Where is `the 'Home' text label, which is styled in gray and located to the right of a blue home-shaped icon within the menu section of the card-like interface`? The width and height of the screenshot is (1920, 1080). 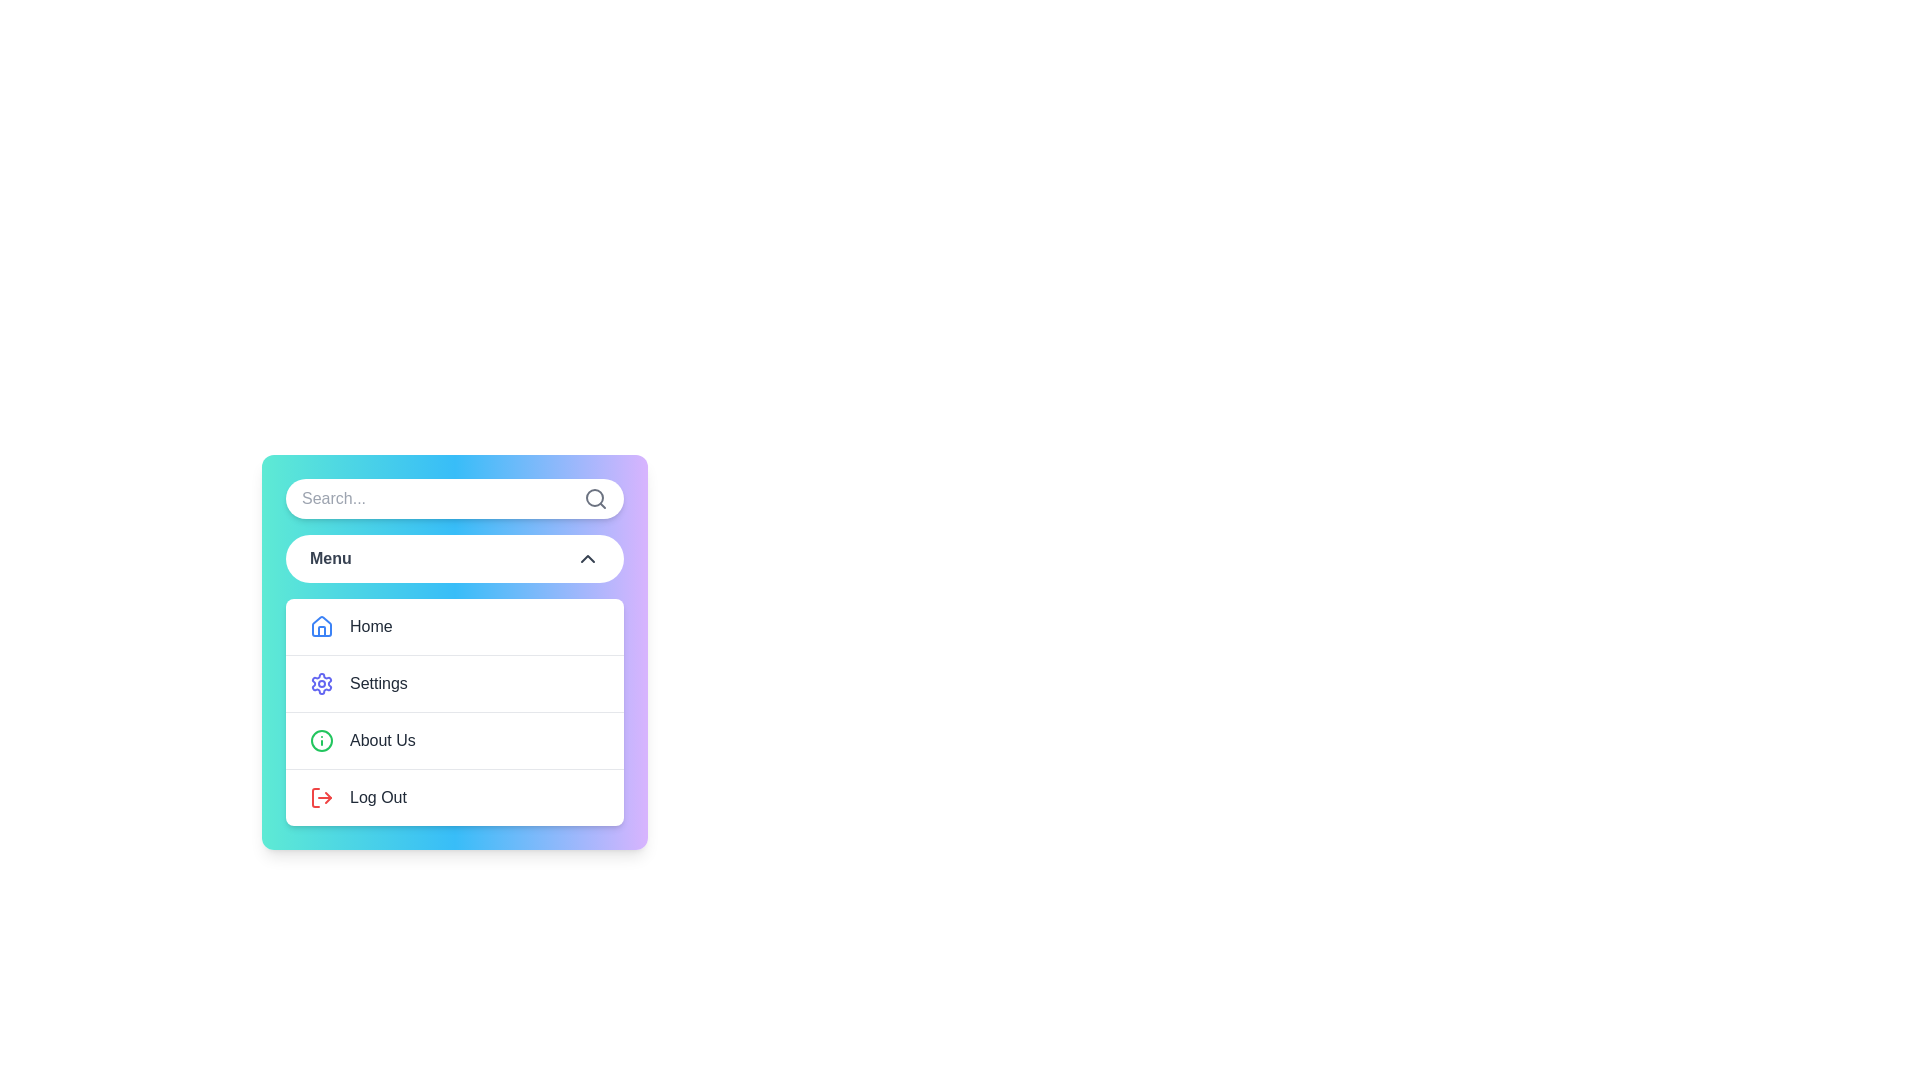 the 'Home' text label, which is styled in gray and located to the right of a blue home-shaped icon within the menu section of the card-like interface is located at coordinates (371, 626).